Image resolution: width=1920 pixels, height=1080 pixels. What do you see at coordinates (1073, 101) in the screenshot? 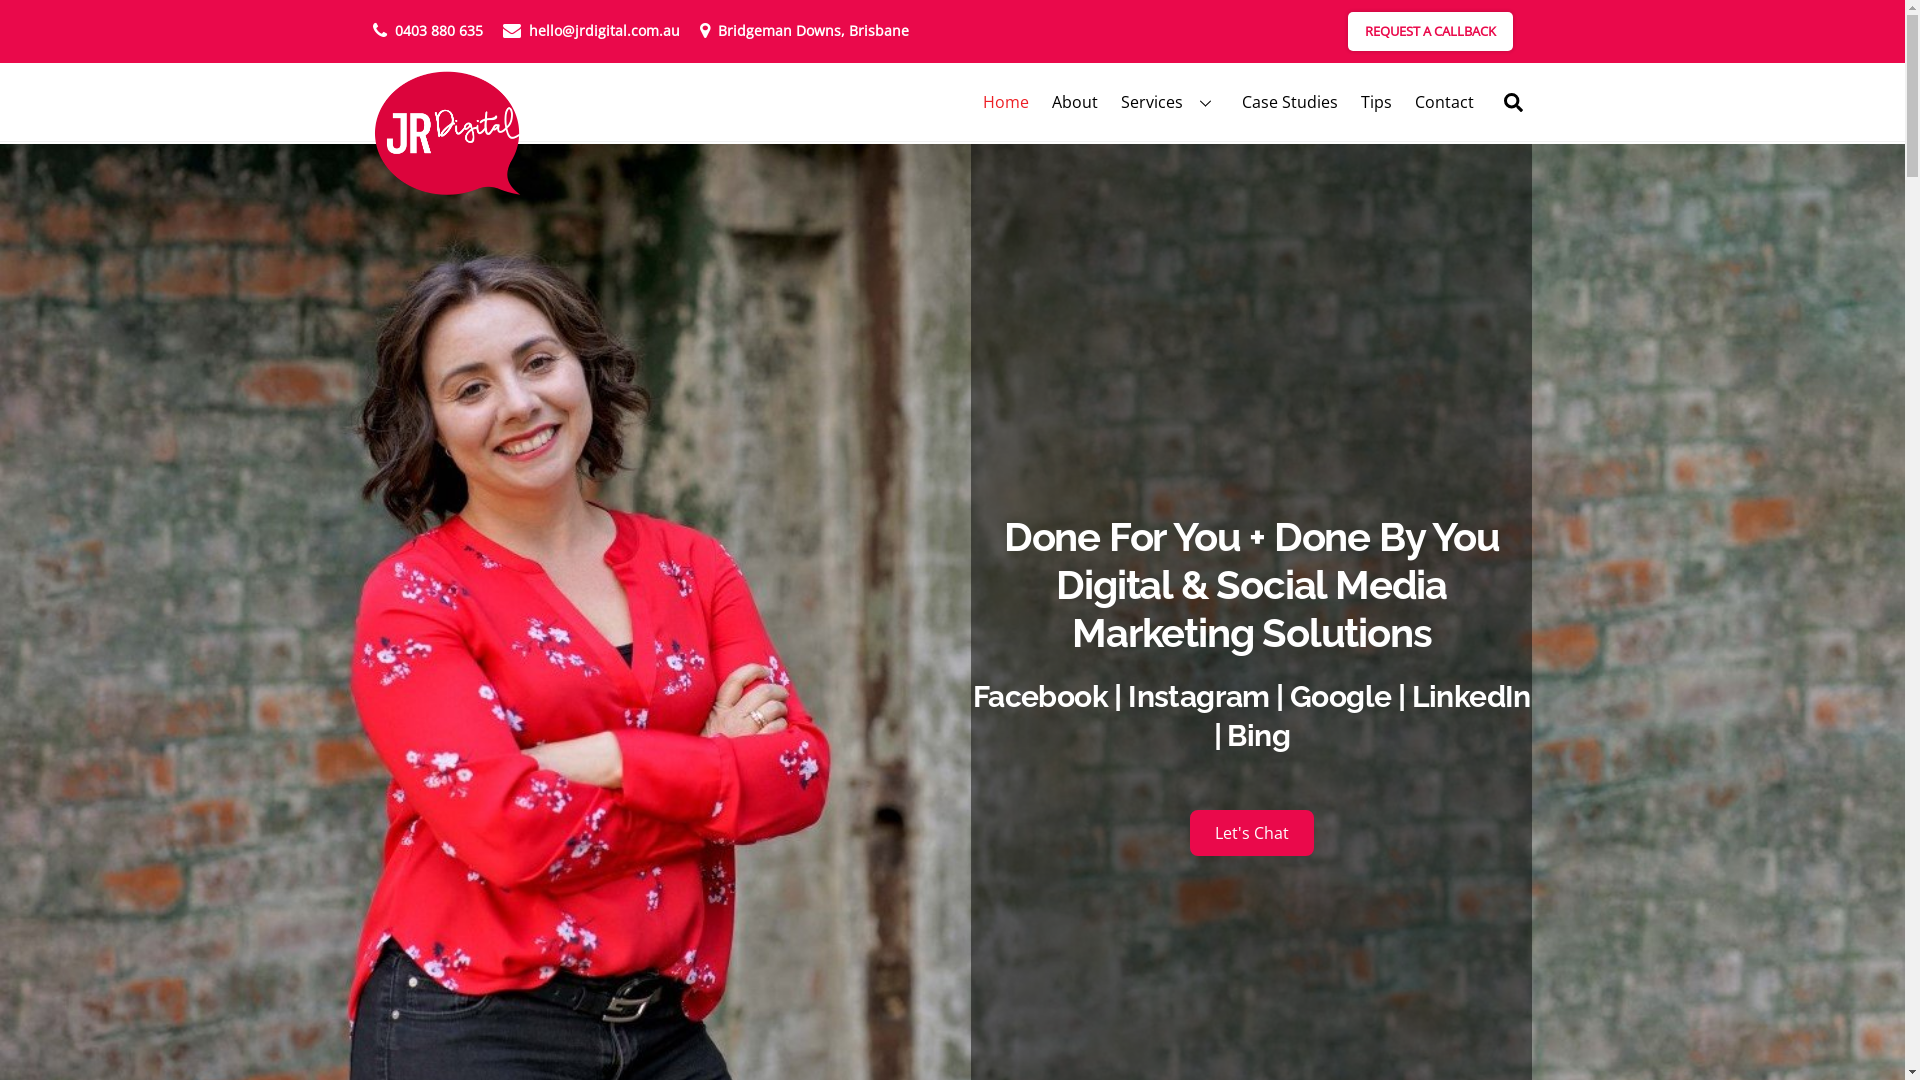
I see `'About'` at bounding box center [1073, 101].